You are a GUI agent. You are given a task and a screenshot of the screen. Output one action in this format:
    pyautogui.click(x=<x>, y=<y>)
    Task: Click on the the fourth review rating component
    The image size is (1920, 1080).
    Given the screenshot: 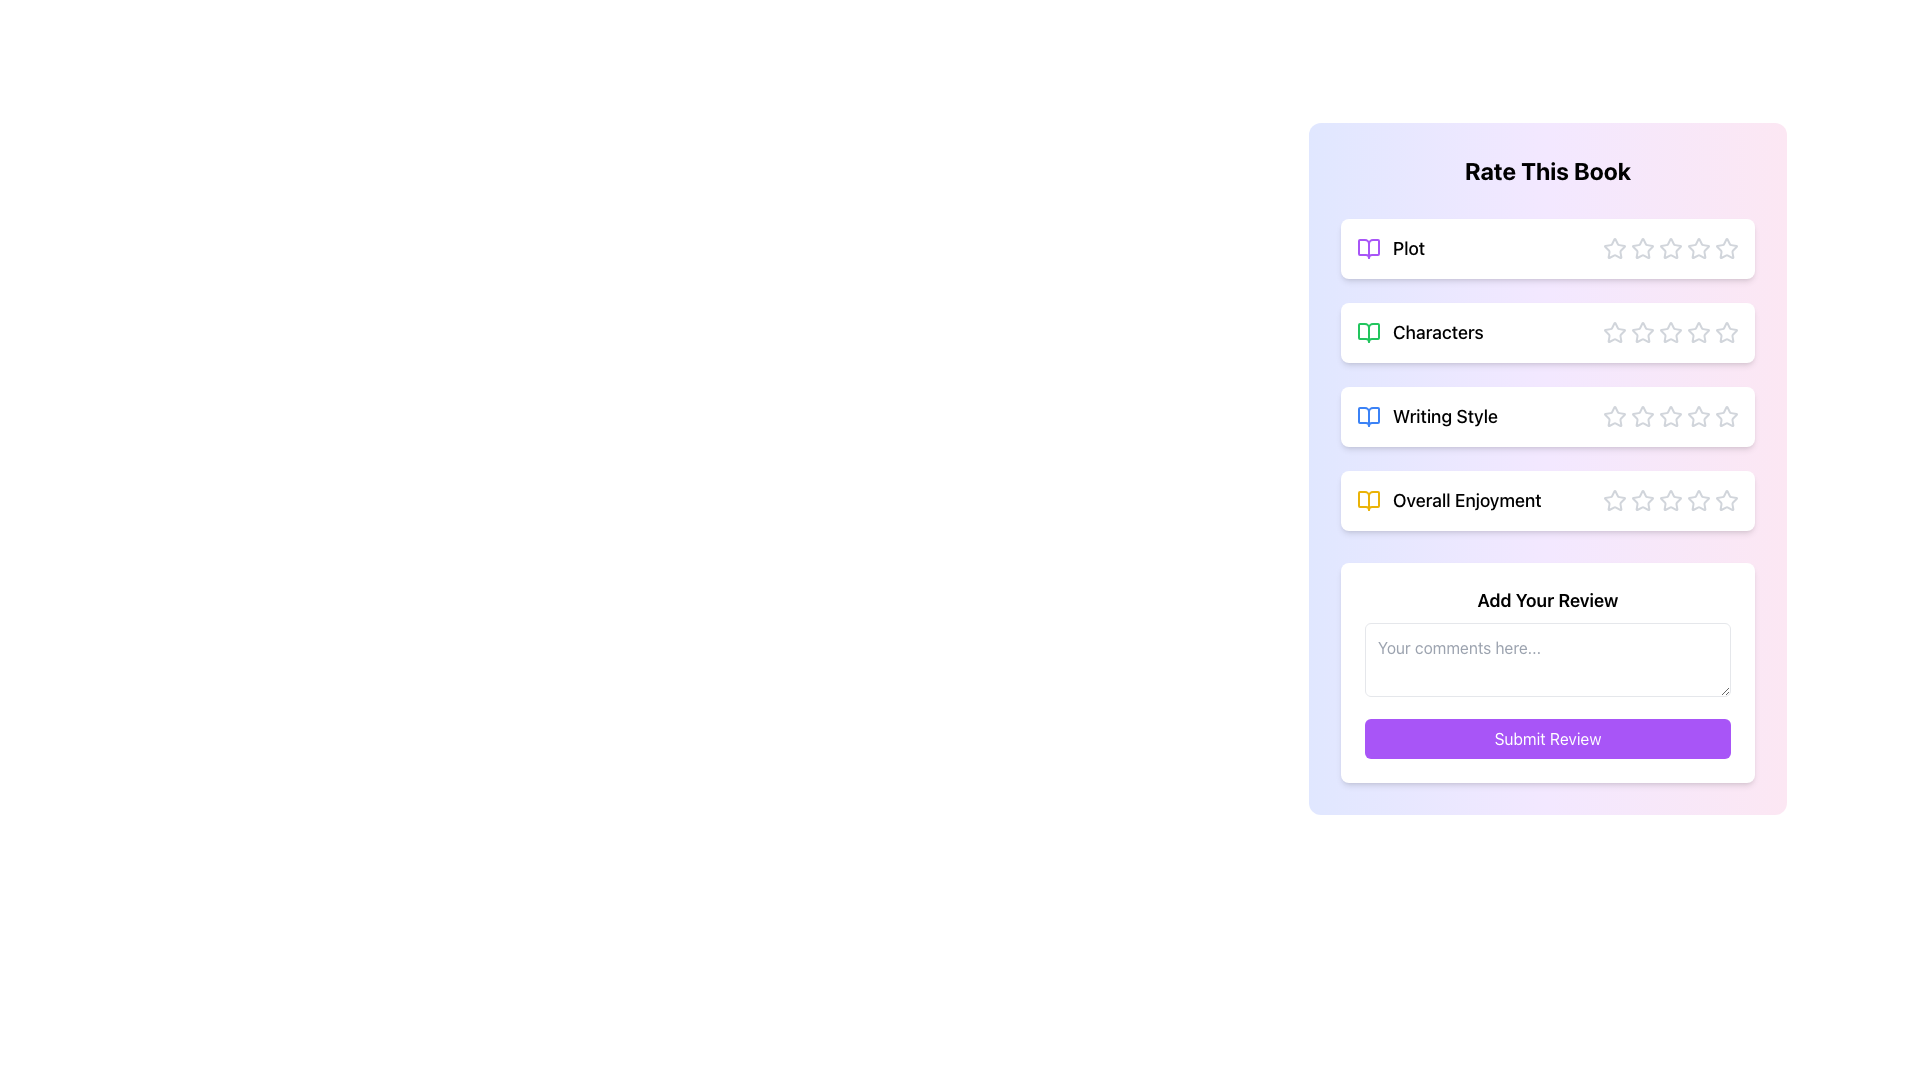 What is the action you would take?
    pyautogui.click(x=1547, y=500)
    